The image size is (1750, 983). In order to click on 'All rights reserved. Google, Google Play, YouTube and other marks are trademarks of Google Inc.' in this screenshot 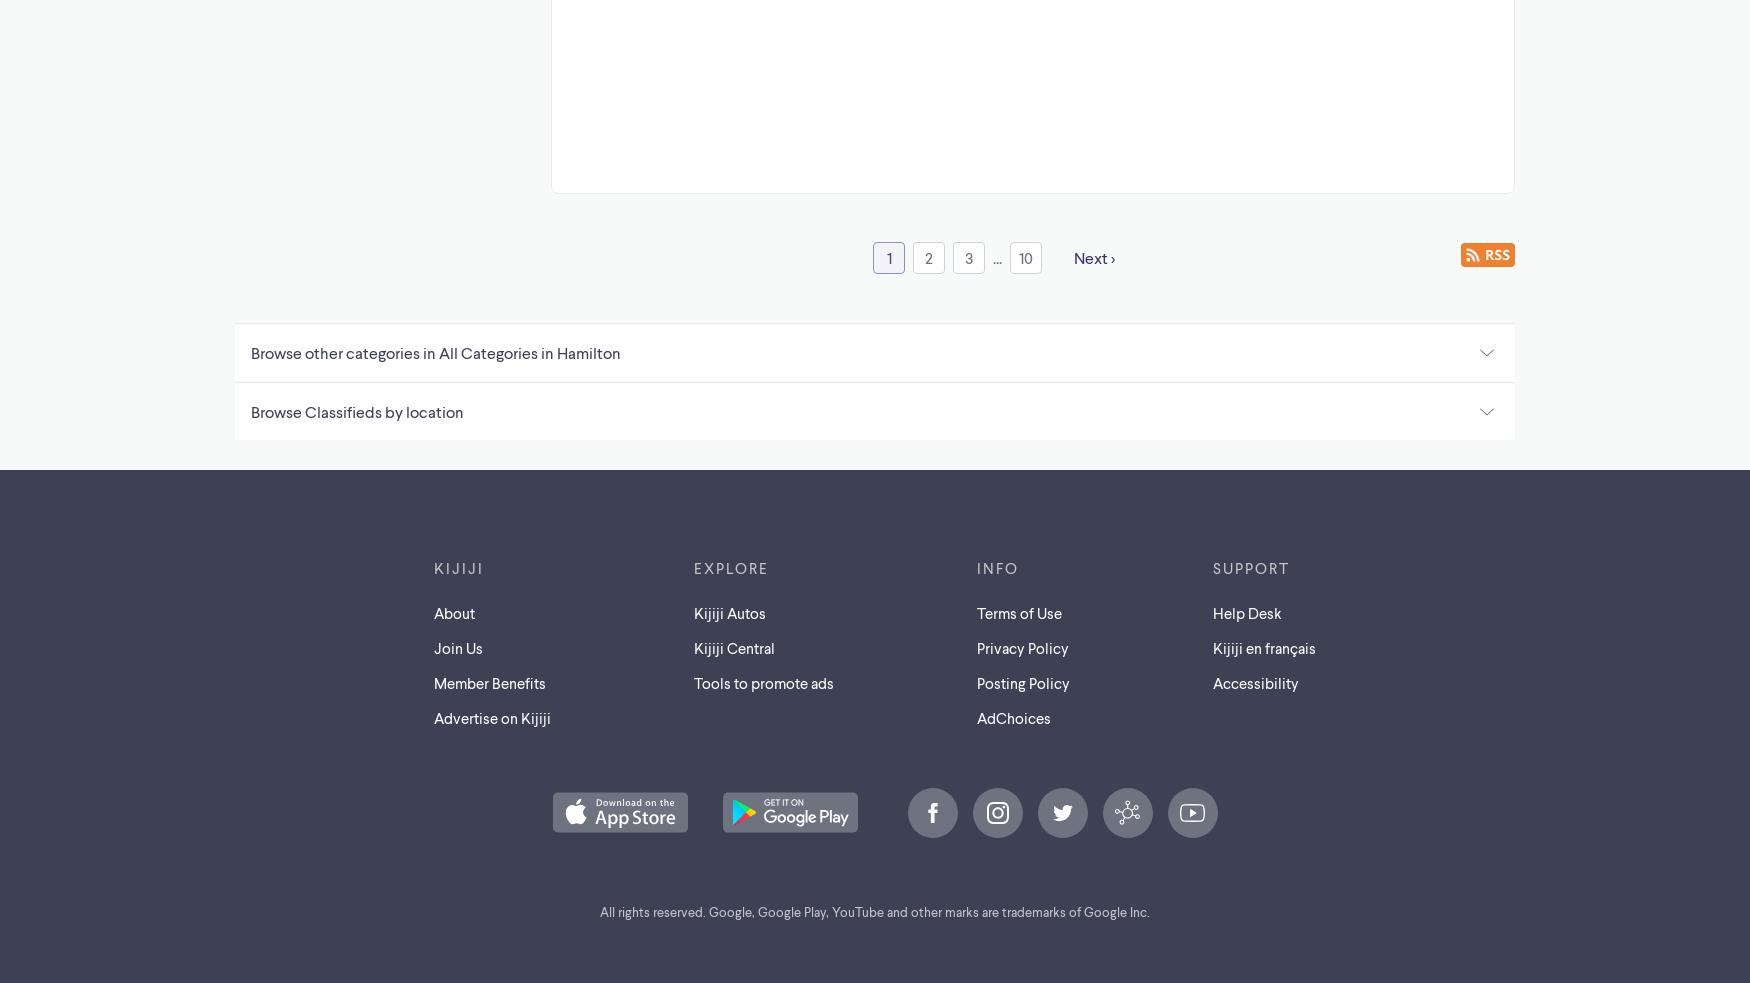, I will do `click(875, 911)`.